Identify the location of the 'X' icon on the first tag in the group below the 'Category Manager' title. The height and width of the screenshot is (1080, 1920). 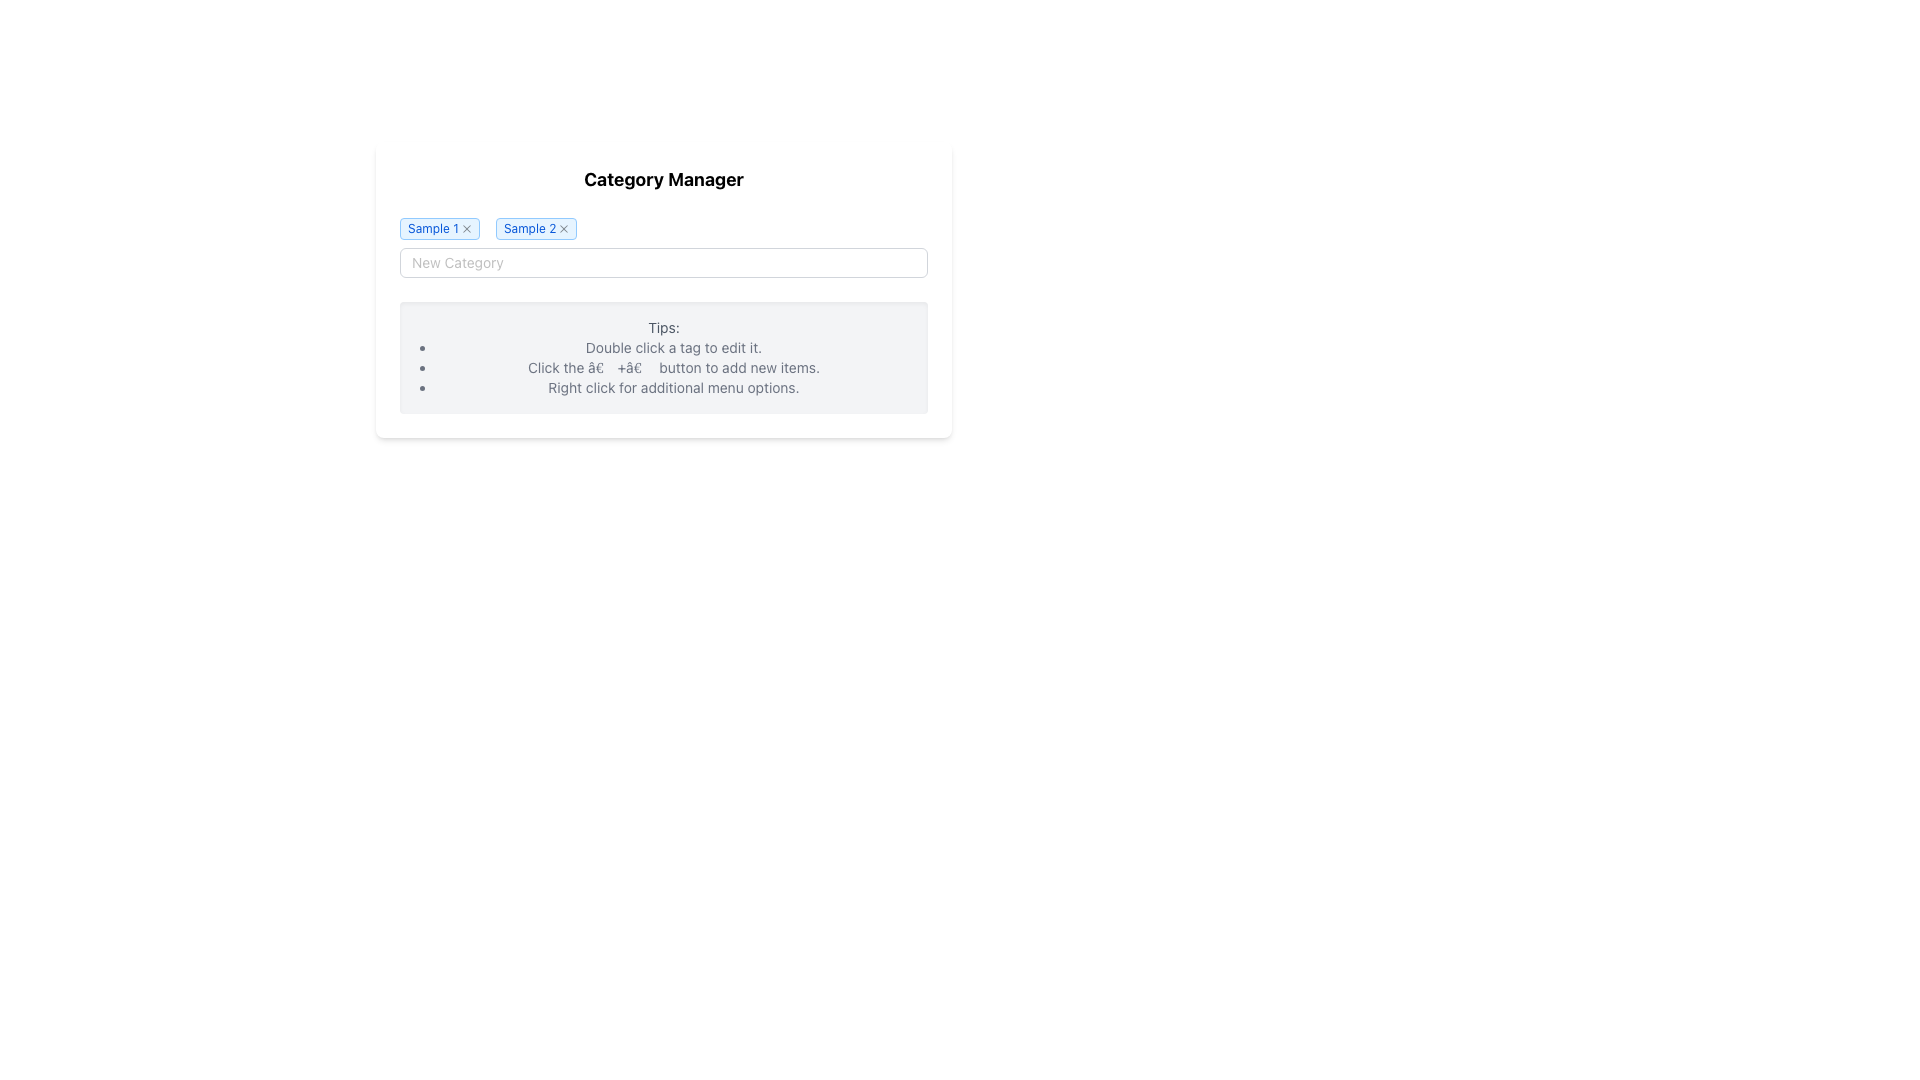
(438, 227).